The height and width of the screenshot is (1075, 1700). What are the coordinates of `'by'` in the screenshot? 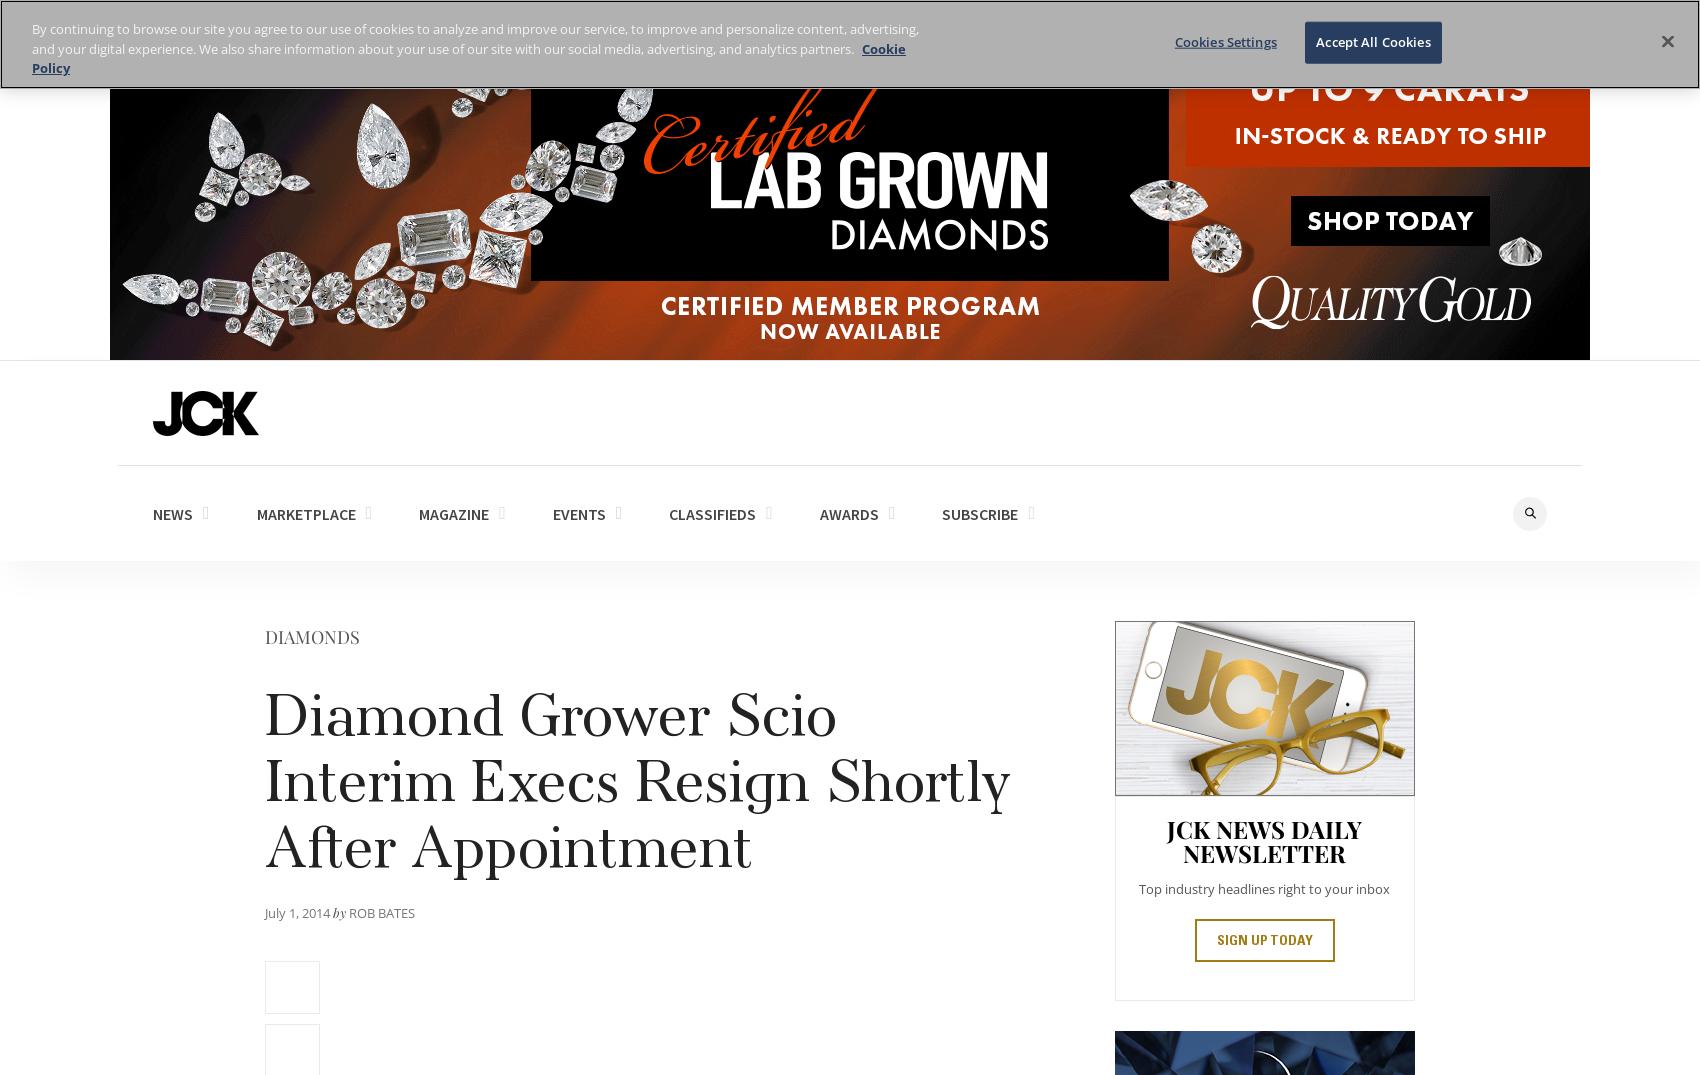 It's located at (332, 911).